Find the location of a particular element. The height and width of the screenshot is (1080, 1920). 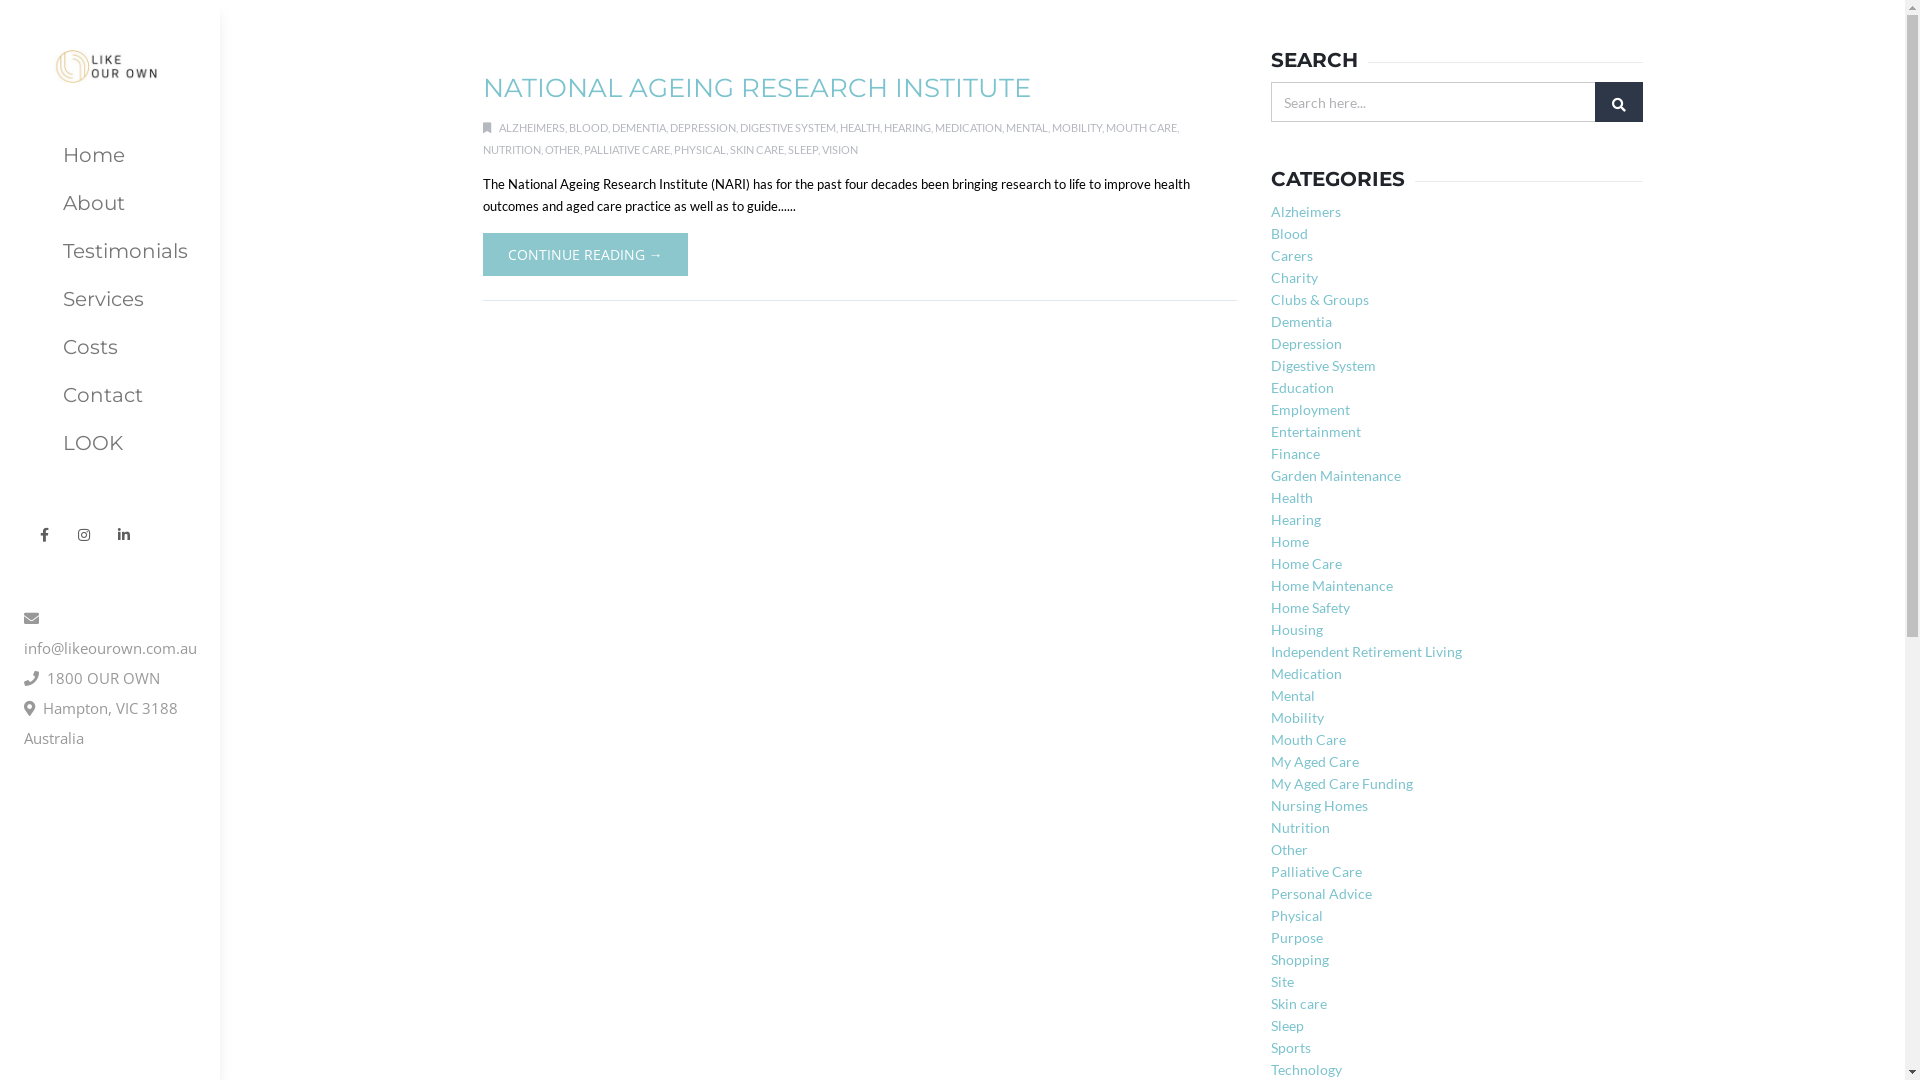

'Nursing Homes' is located at coordinates (1319, 804).